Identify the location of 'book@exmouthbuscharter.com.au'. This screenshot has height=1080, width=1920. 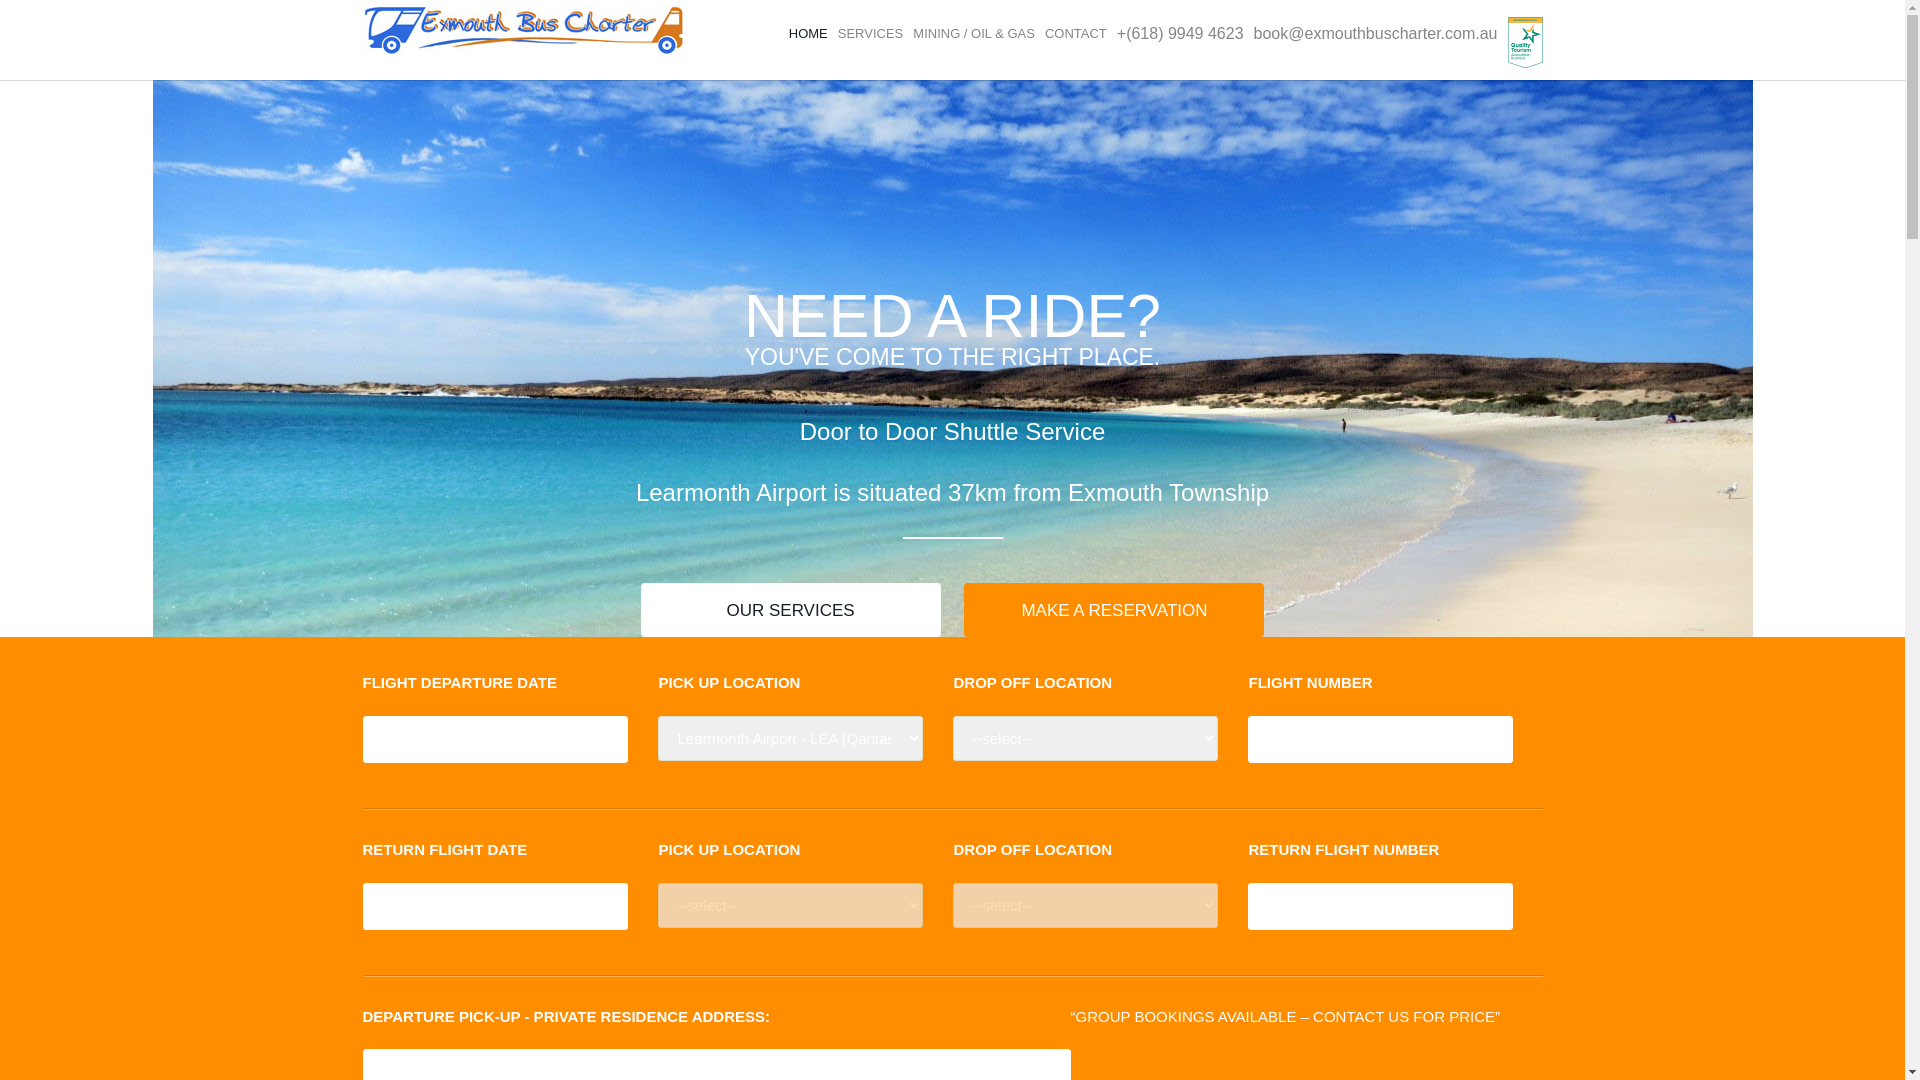
(1375, 33).